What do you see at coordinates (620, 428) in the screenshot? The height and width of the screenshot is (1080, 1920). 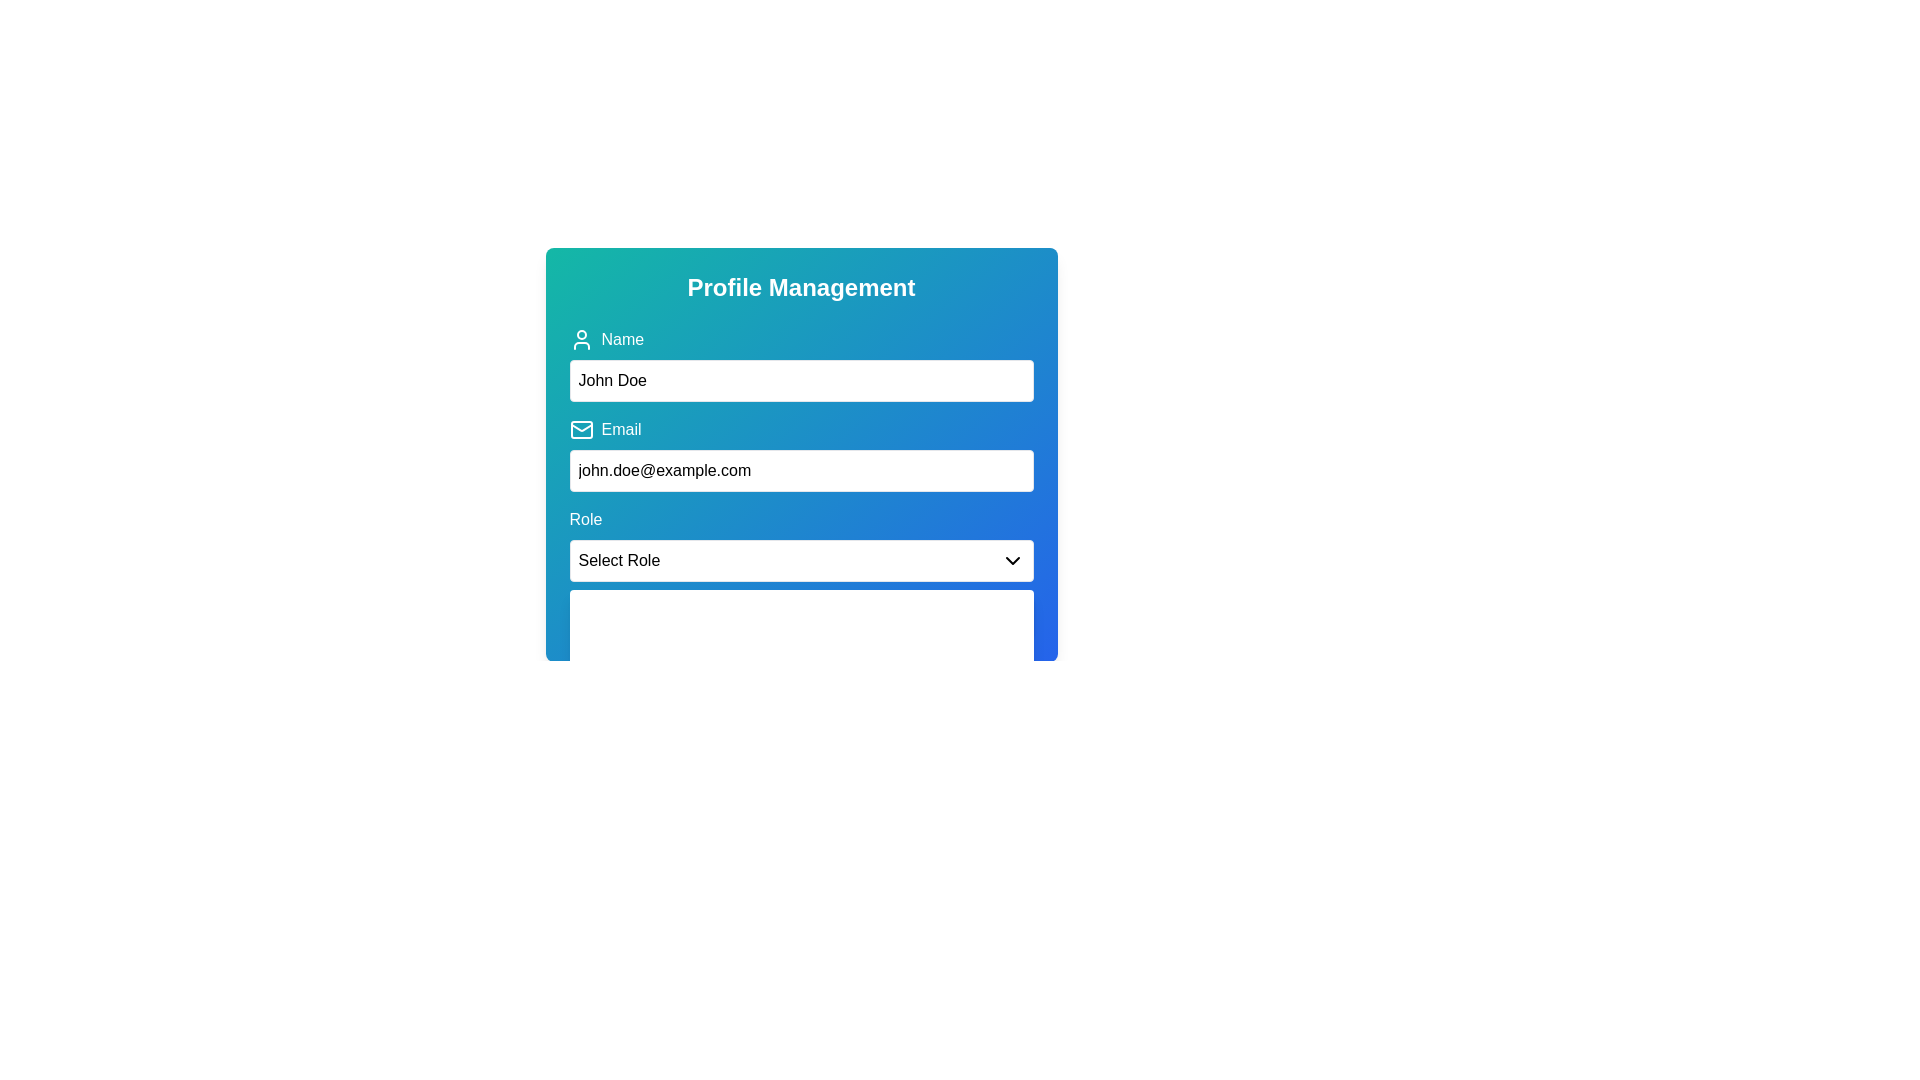 I see `the 'Email' text label, which is styled with a medium font-weight and positioned next to a mail icon above the email input field` at bounding box center [620, 428].